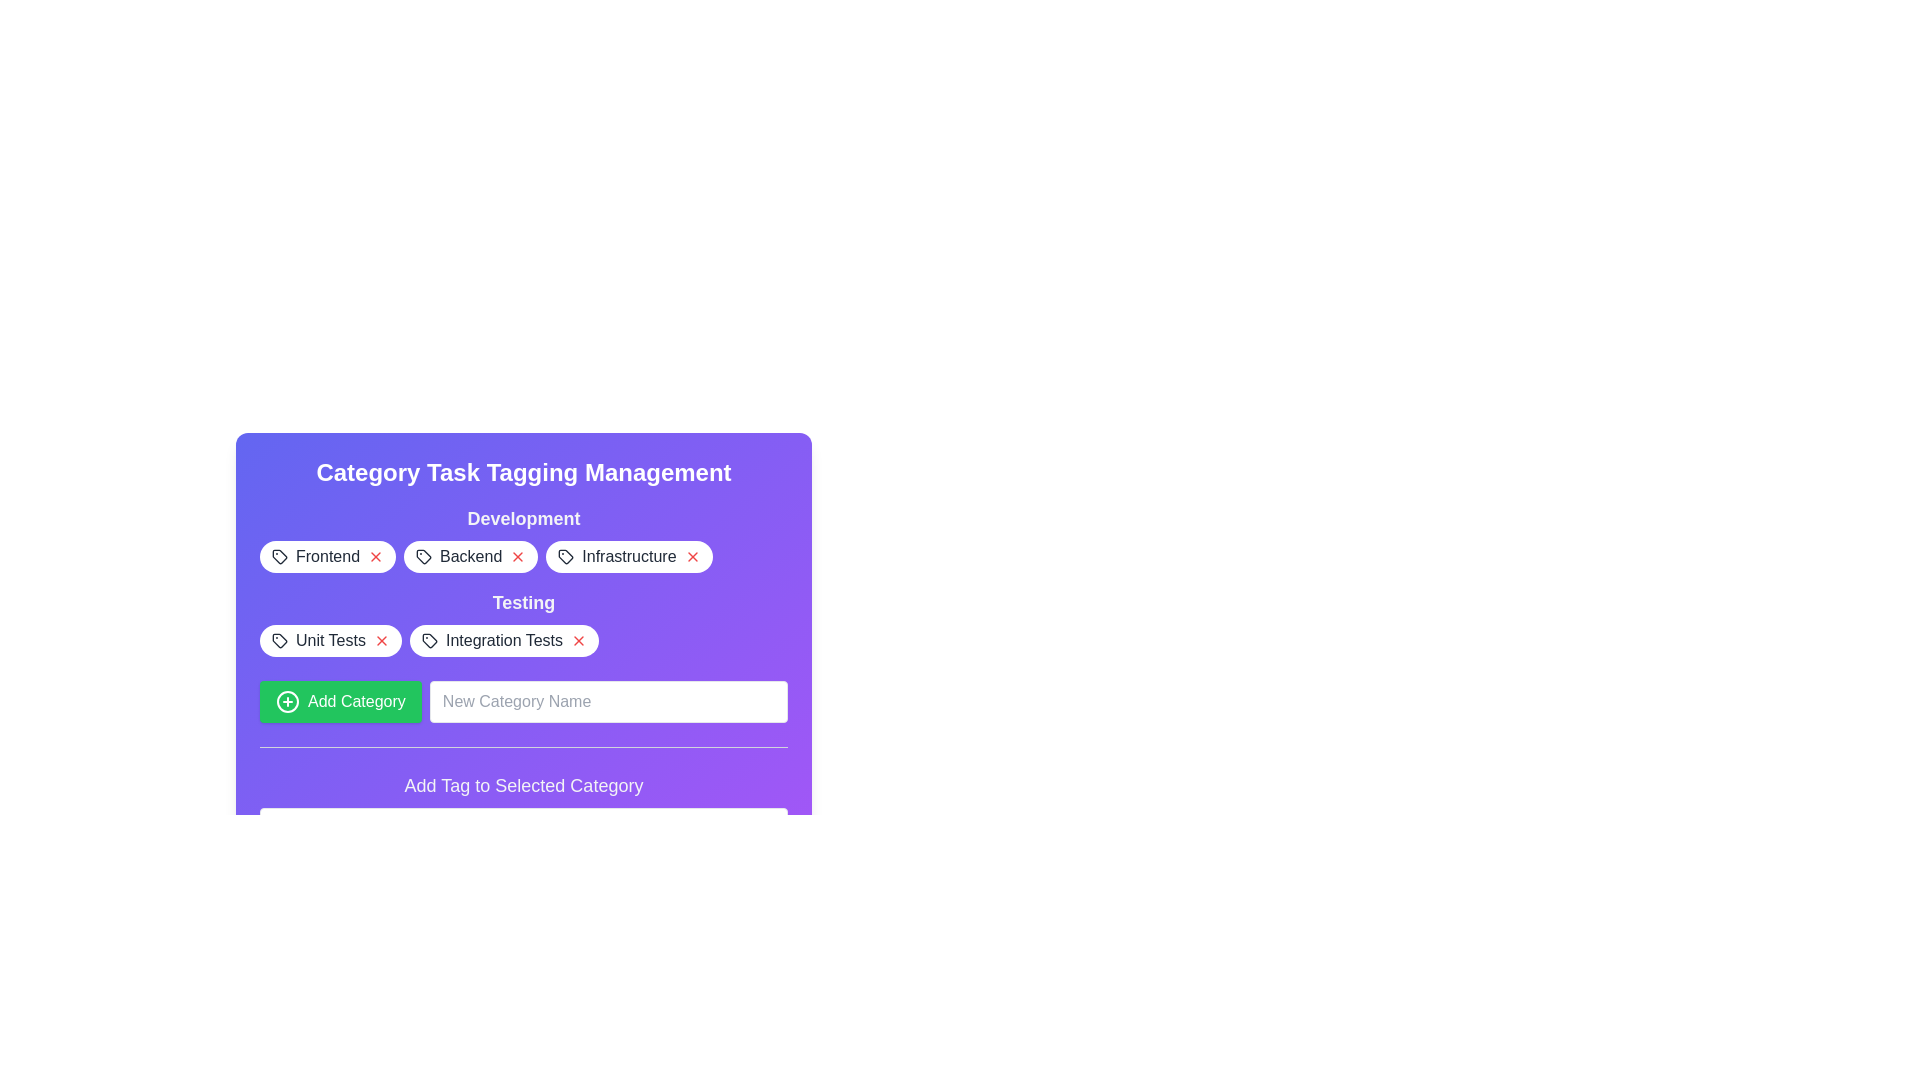  What do you see at coordinates (692, 556) in the screenshot?
I see `the removal button for the 'Infrastructure' tag to trigger a visual change` at bounding box center [692, 556].